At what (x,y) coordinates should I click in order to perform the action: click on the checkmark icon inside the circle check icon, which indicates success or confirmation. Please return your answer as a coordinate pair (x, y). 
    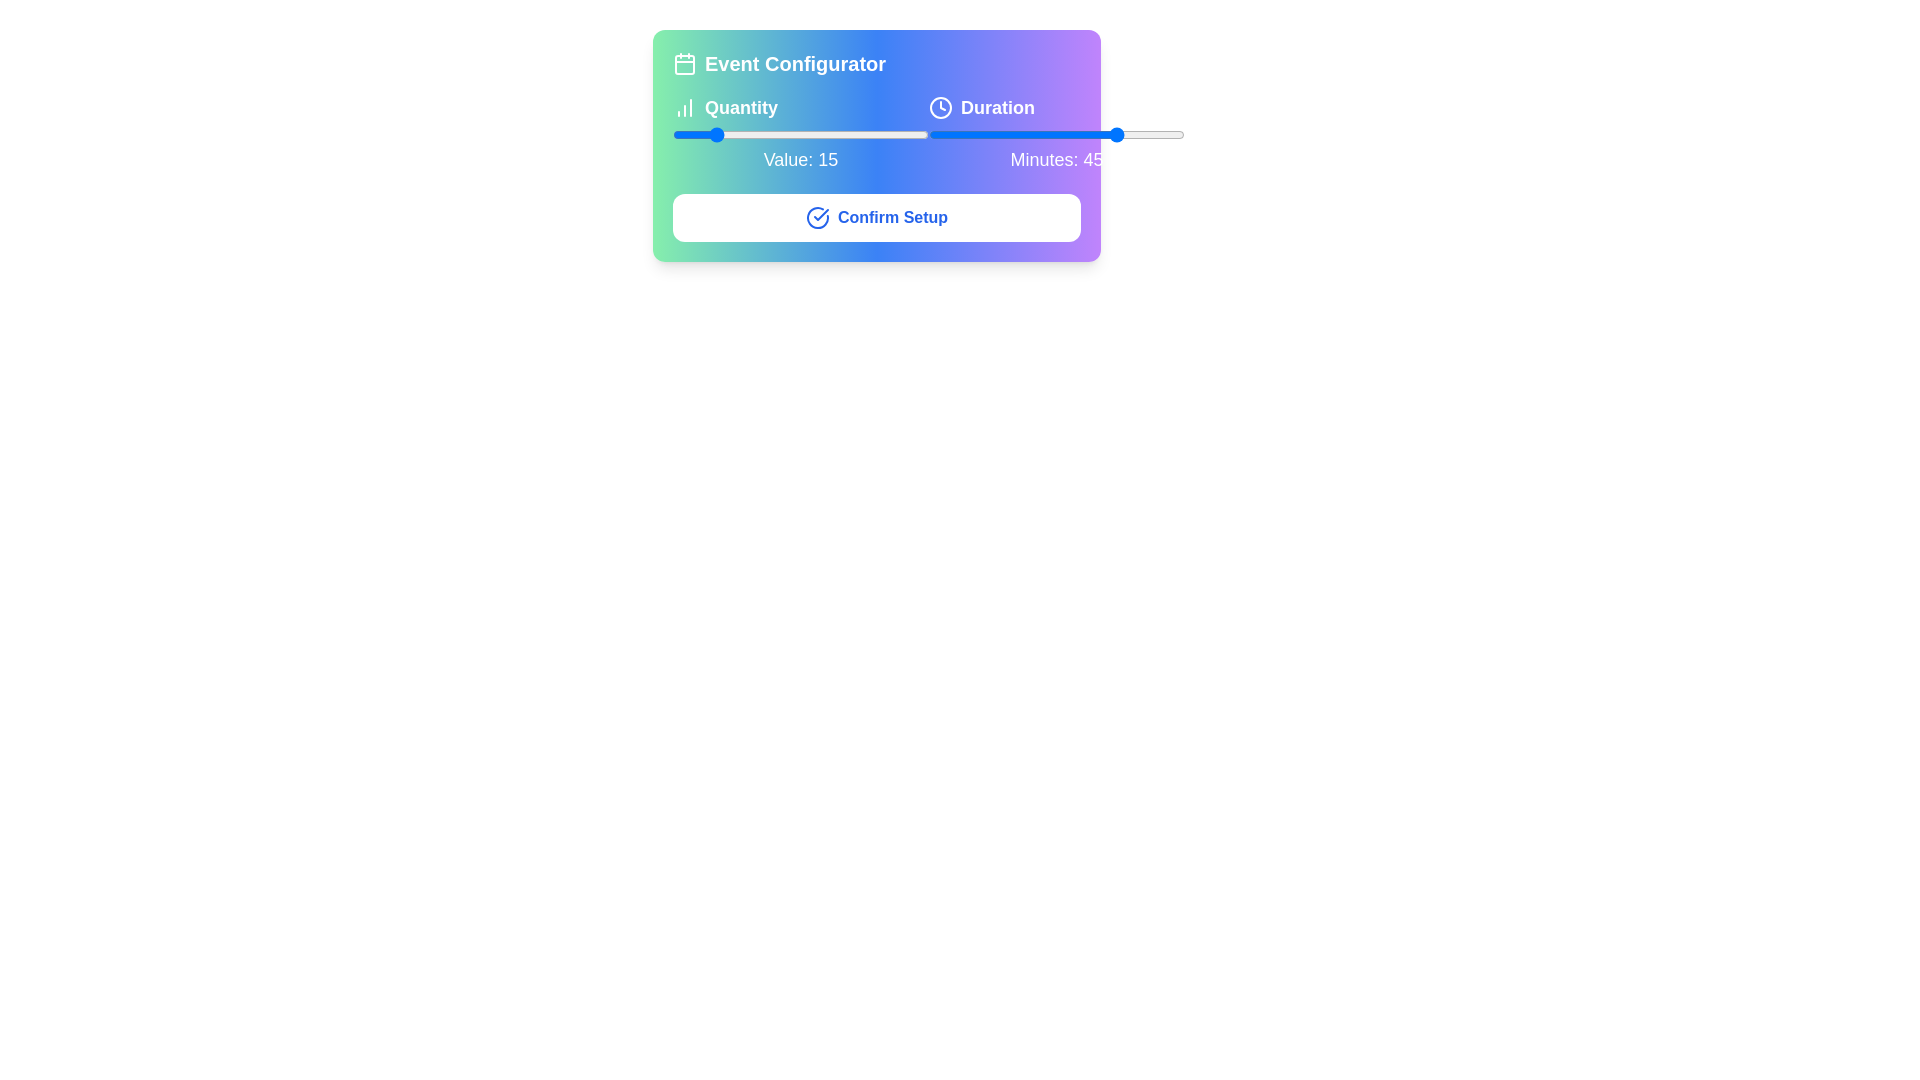
    Looking at the image, I should click on (821, 215).